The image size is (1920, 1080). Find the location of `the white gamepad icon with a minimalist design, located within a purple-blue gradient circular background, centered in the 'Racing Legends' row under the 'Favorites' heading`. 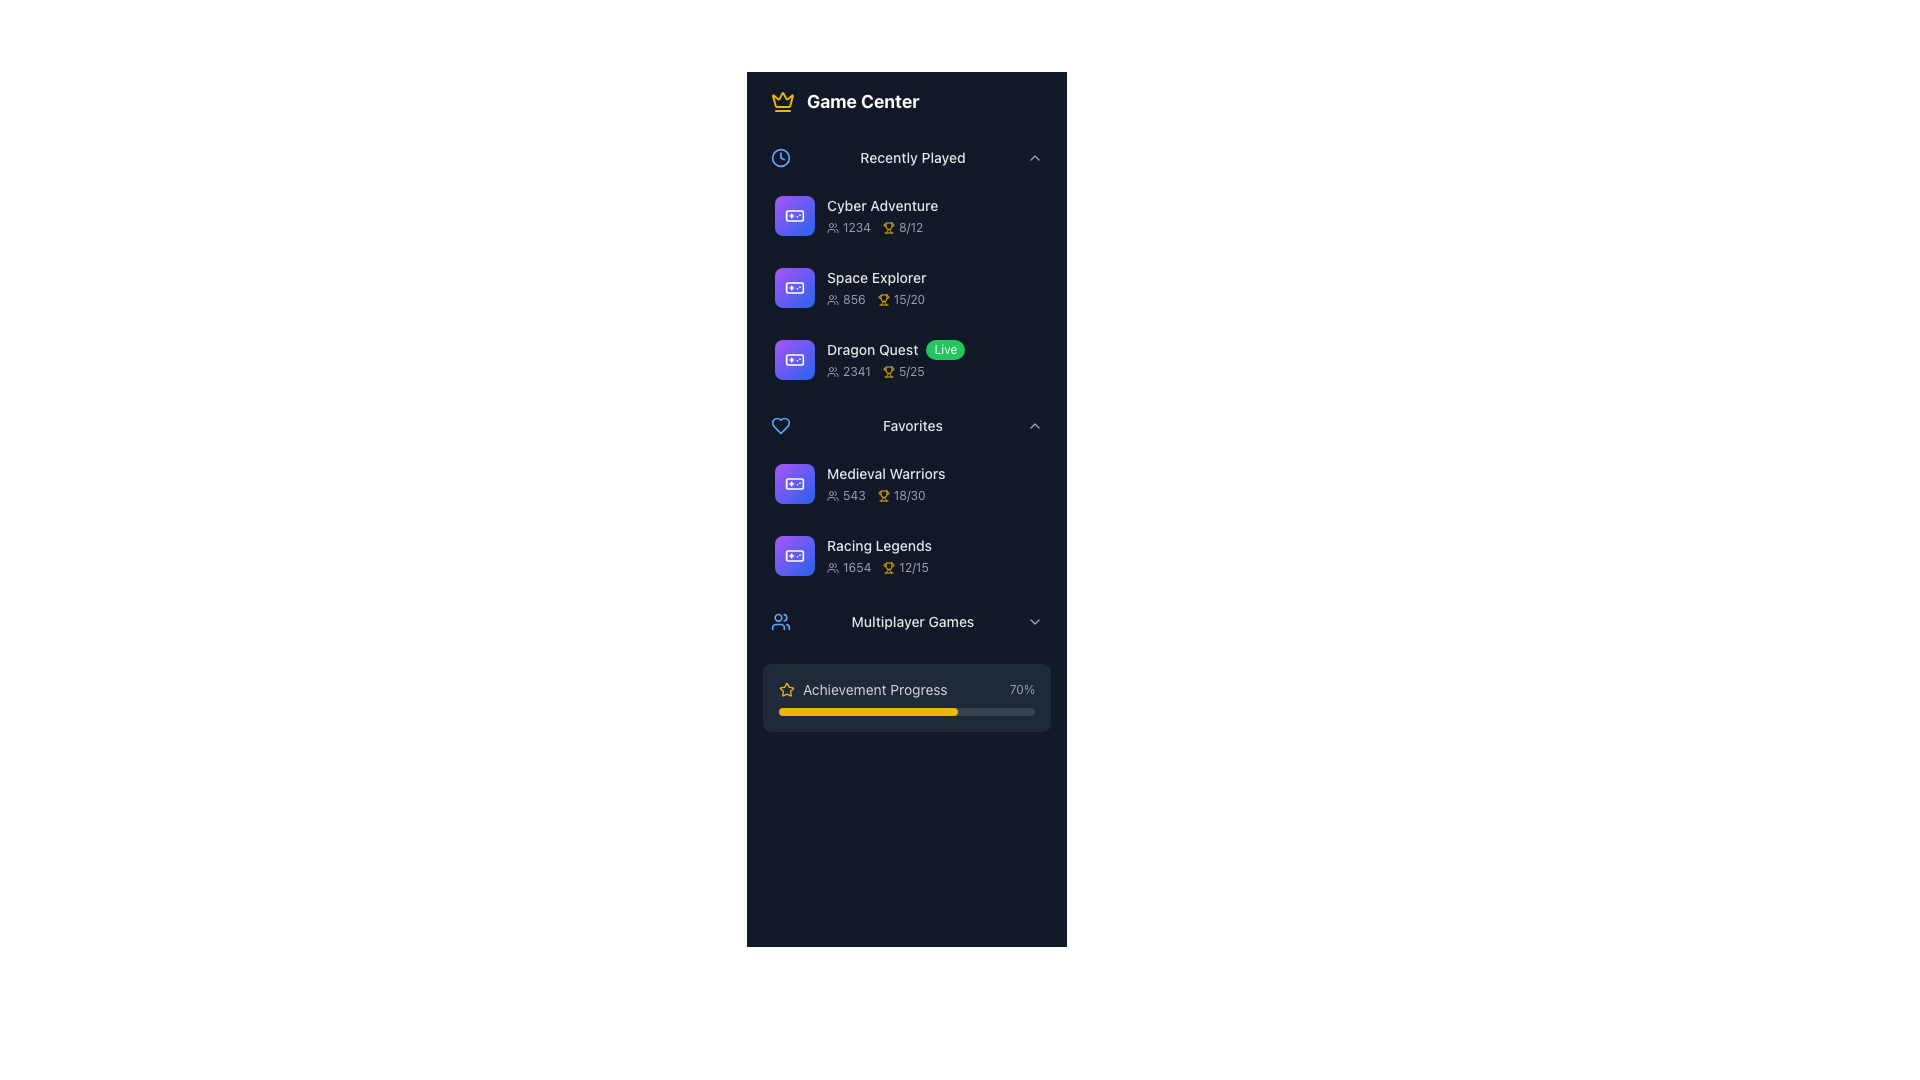

the white gamepad icon with a minimalist design, located within a purple-blue gradient circular background, centered in the 'Racing Legends' row under the 'Favorites' heading is located at coordinates (794, 555).